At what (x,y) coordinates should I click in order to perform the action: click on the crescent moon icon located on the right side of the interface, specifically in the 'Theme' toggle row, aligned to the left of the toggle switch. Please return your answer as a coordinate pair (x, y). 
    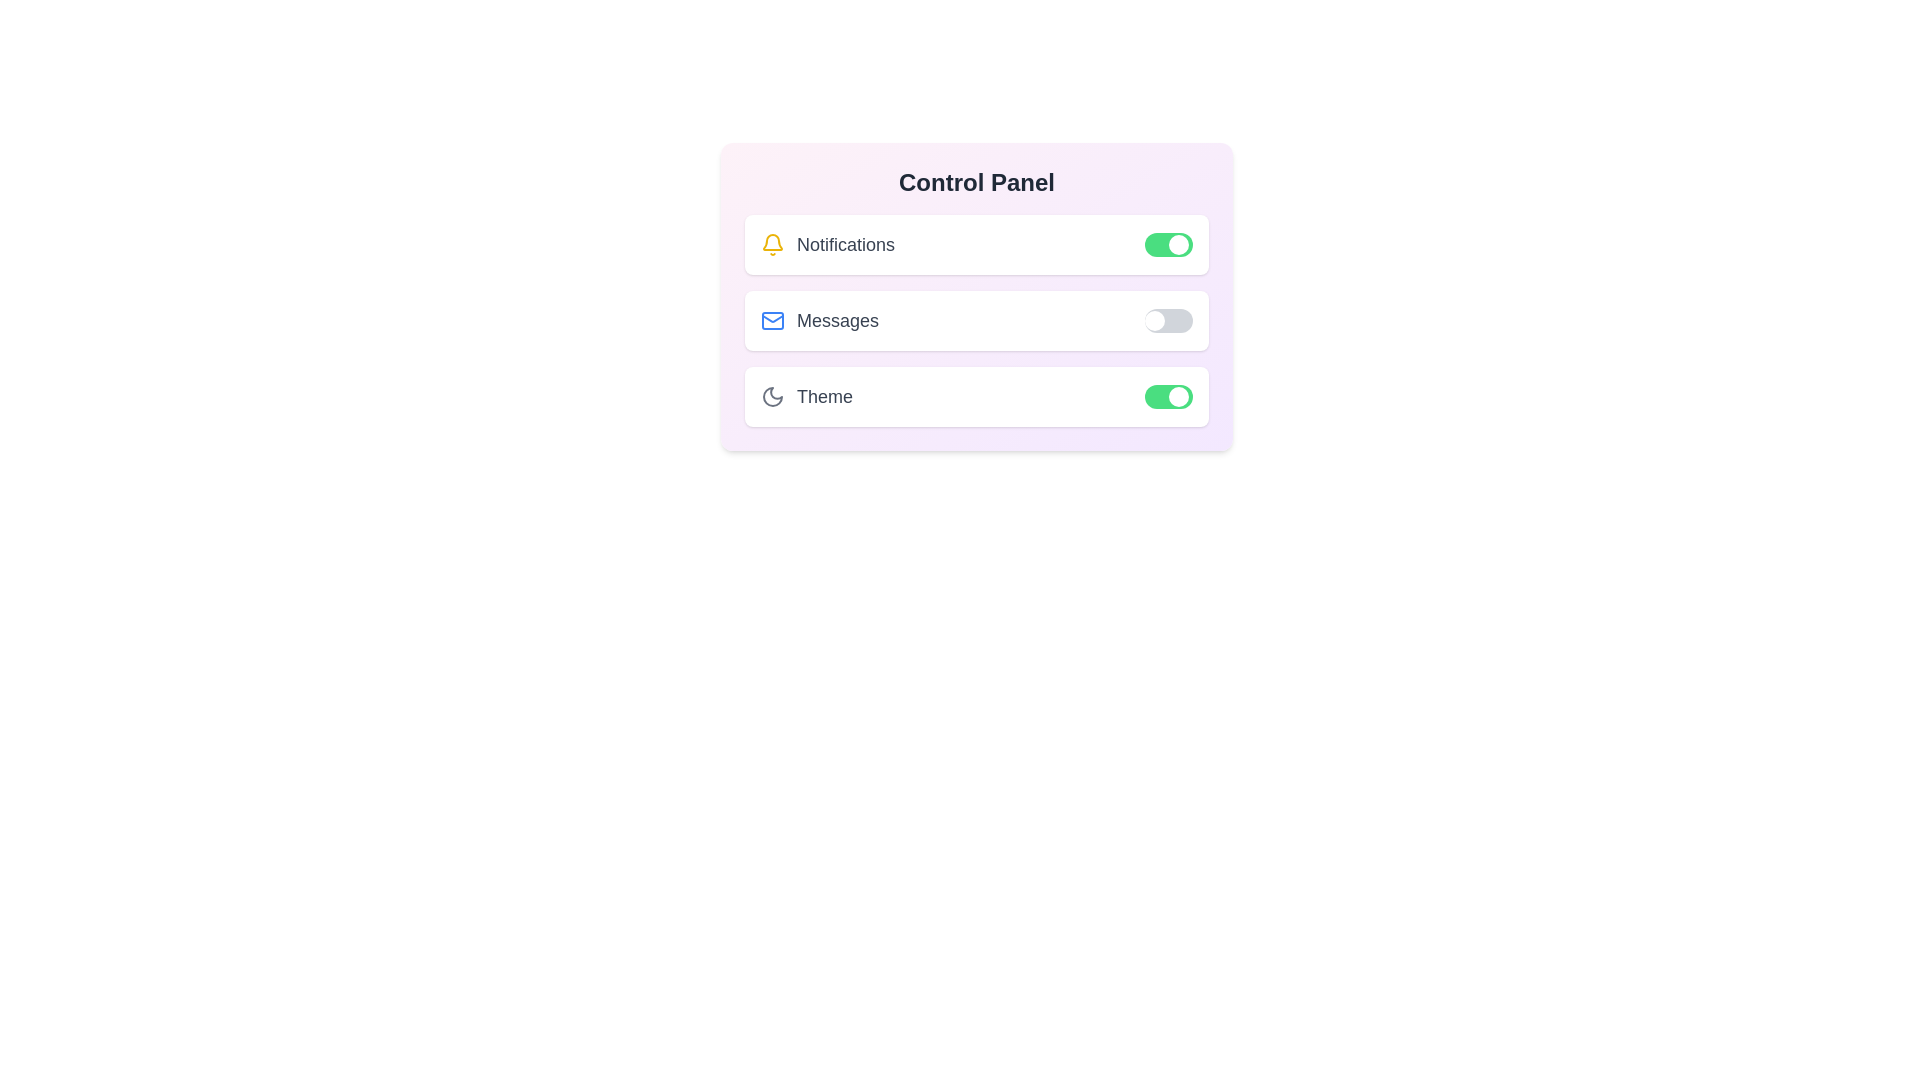
    Looking at the image, I should click on (771, 397).